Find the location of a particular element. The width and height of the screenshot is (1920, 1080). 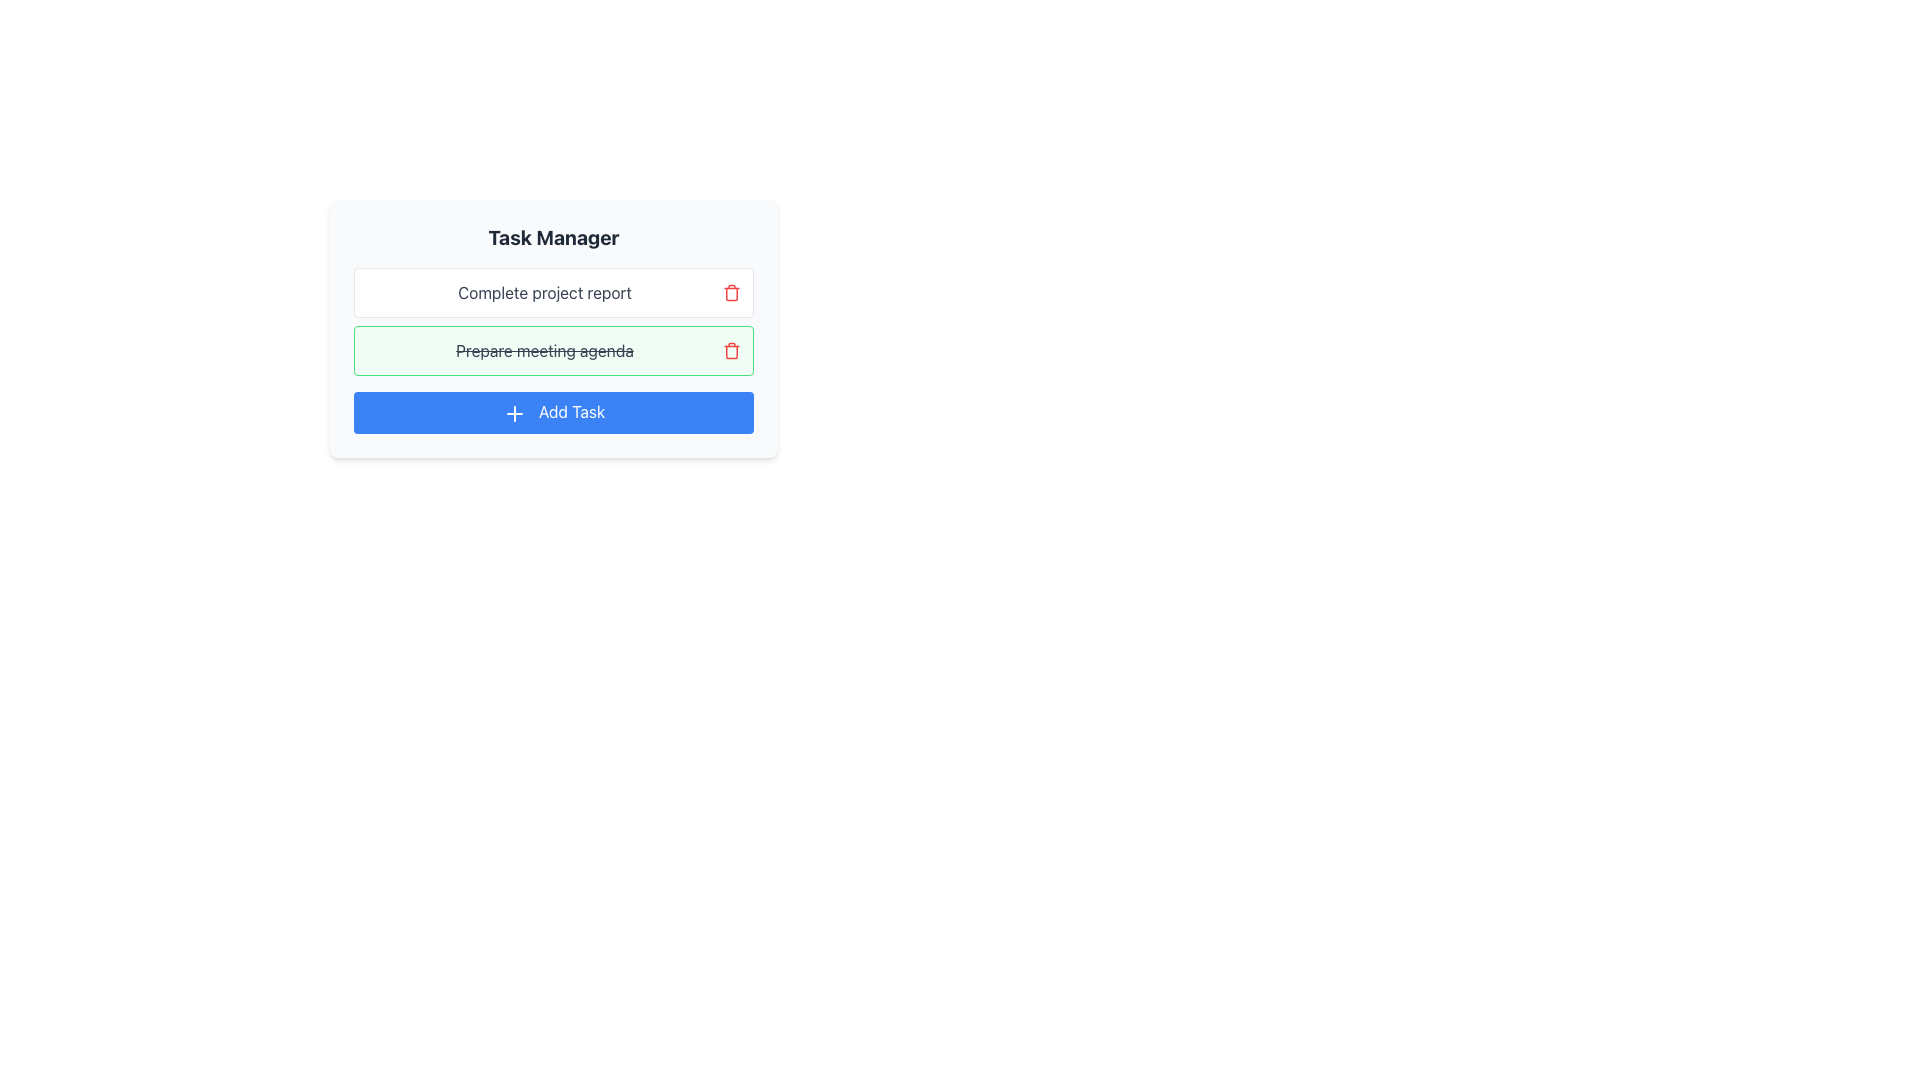

the text label element that reads 'Prepare meeting agenda.' which is styled with a strikethrough and indicates a completed task is located at coordinates (545, 350).